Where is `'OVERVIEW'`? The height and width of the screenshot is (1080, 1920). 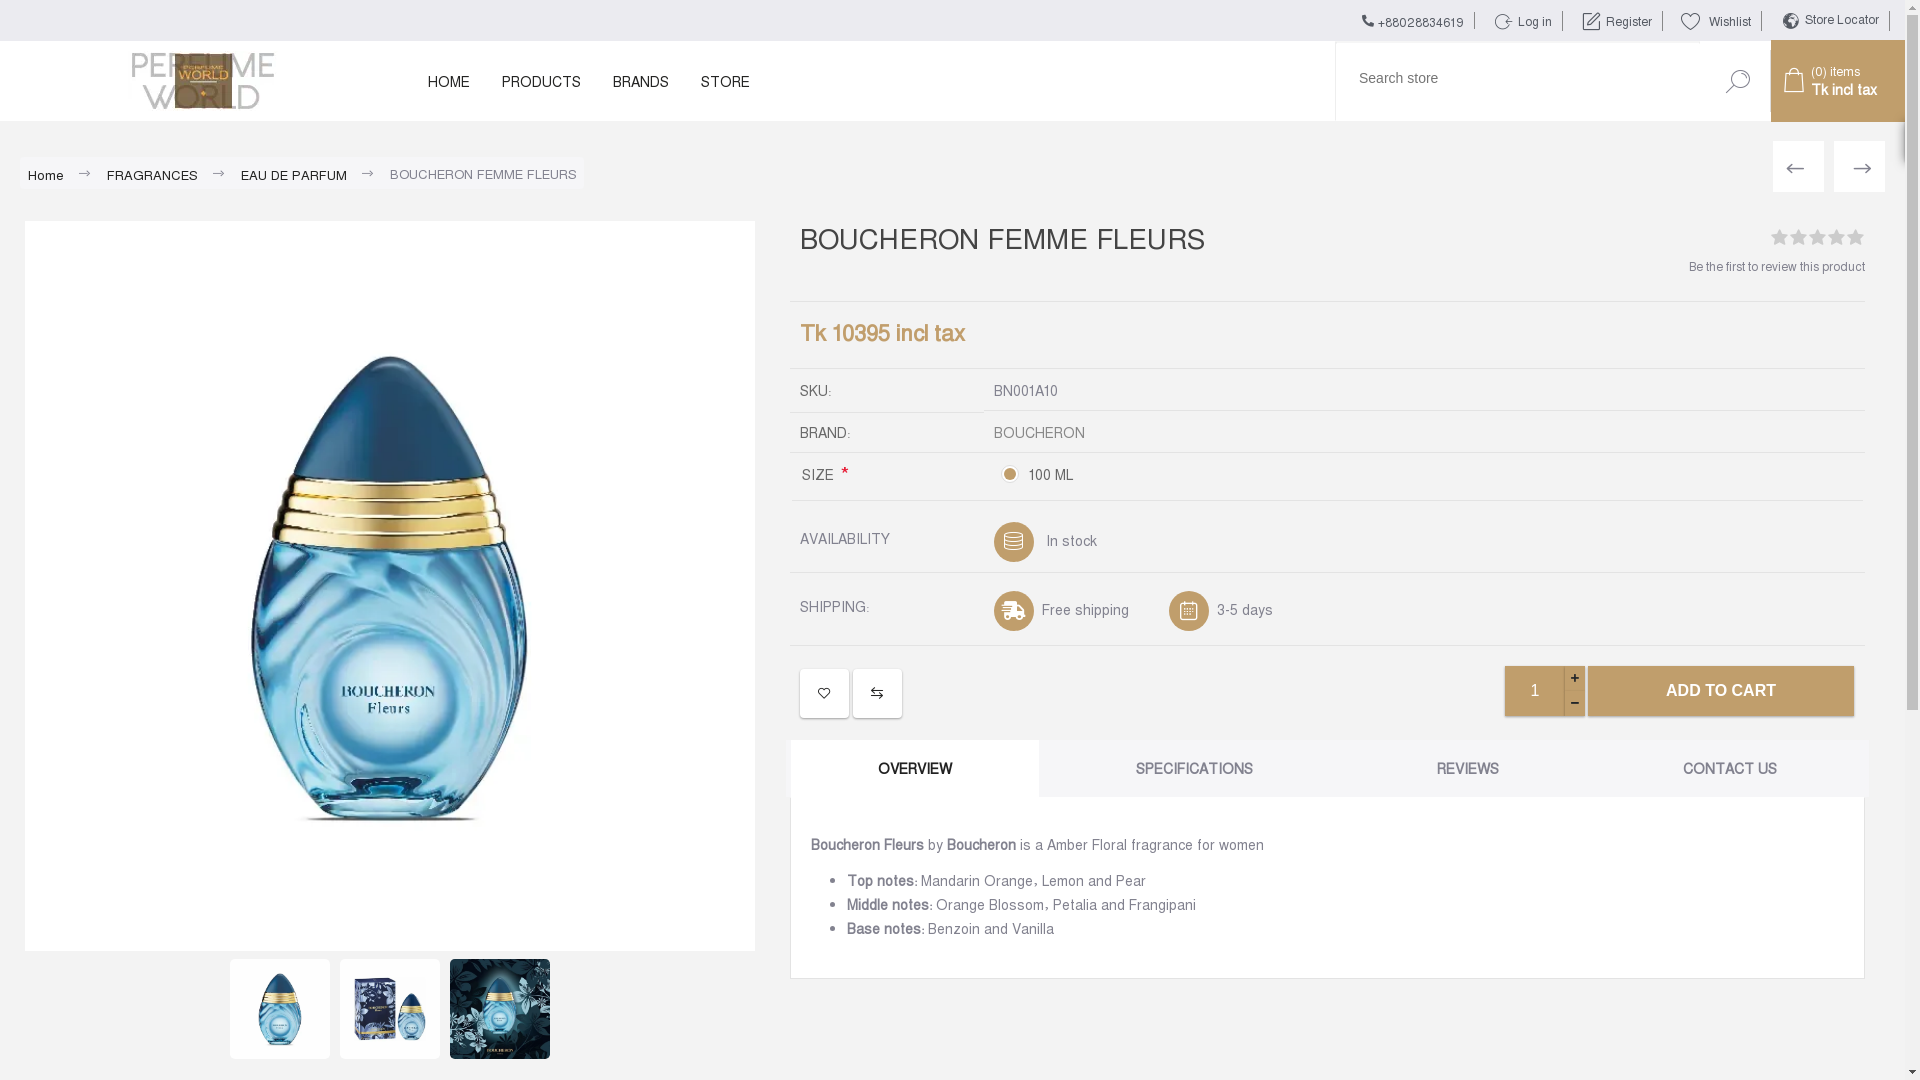 'OVERVIEW' is located at coordinates (914, 767).